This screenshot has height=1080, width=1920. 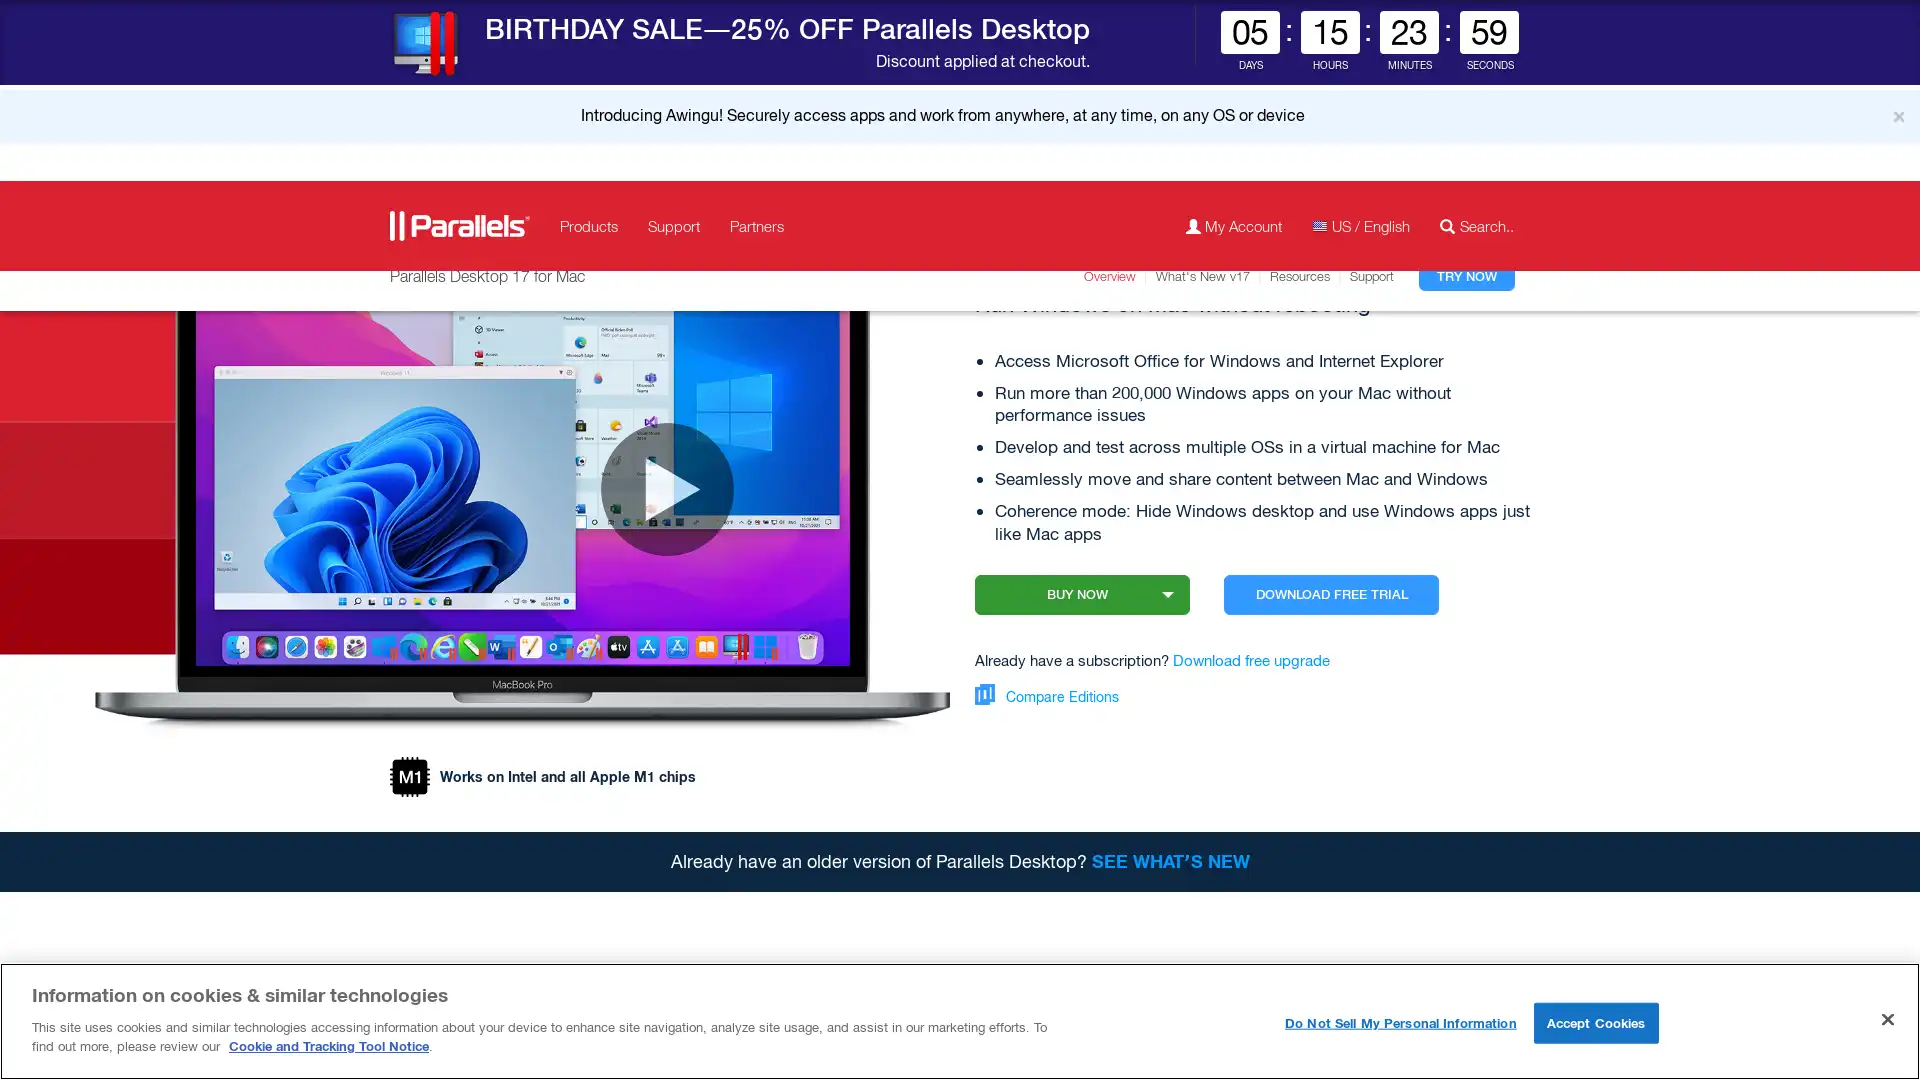 I want to click on Do Not Sell My Personal Information, so click(x=1399, y=1022).